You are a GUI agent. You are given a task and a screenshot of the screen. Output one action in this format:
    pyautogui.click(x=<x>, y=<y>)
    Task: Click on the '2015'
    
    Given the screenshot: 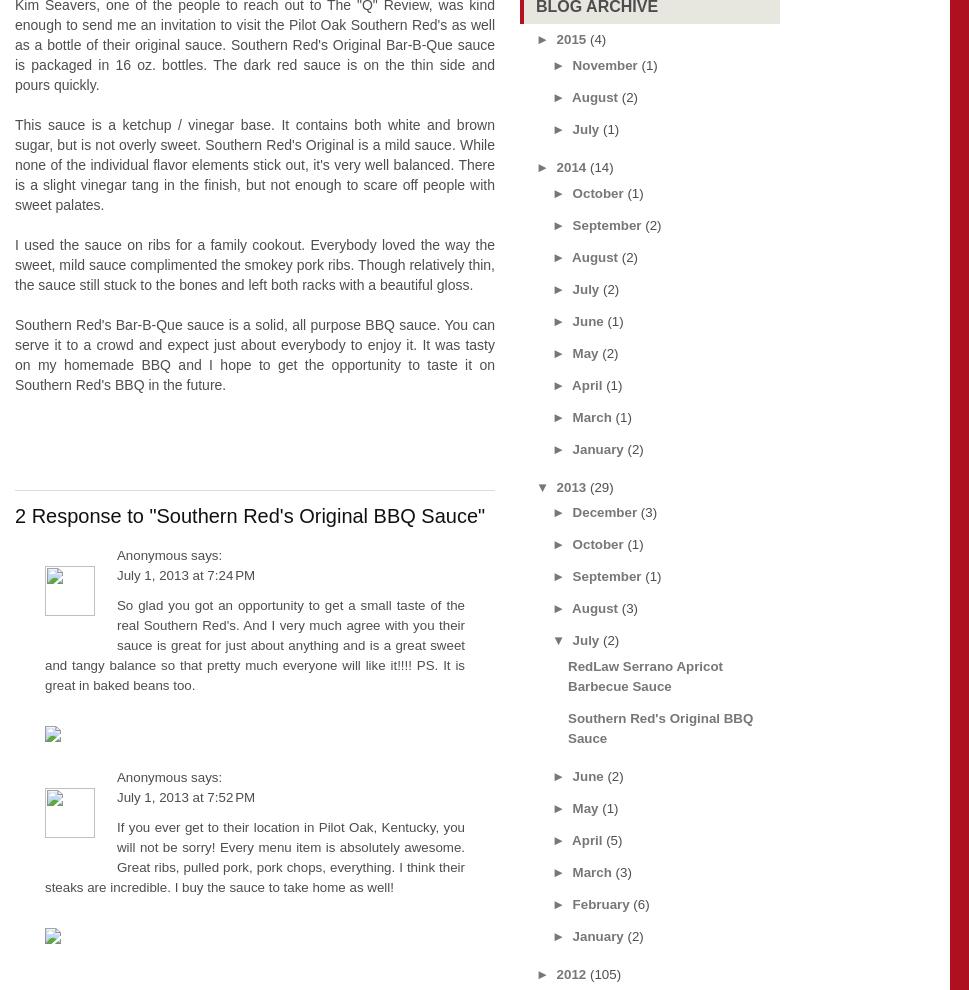 What is the action you would take?
    pyautogui.click(x=571, y=37)
    